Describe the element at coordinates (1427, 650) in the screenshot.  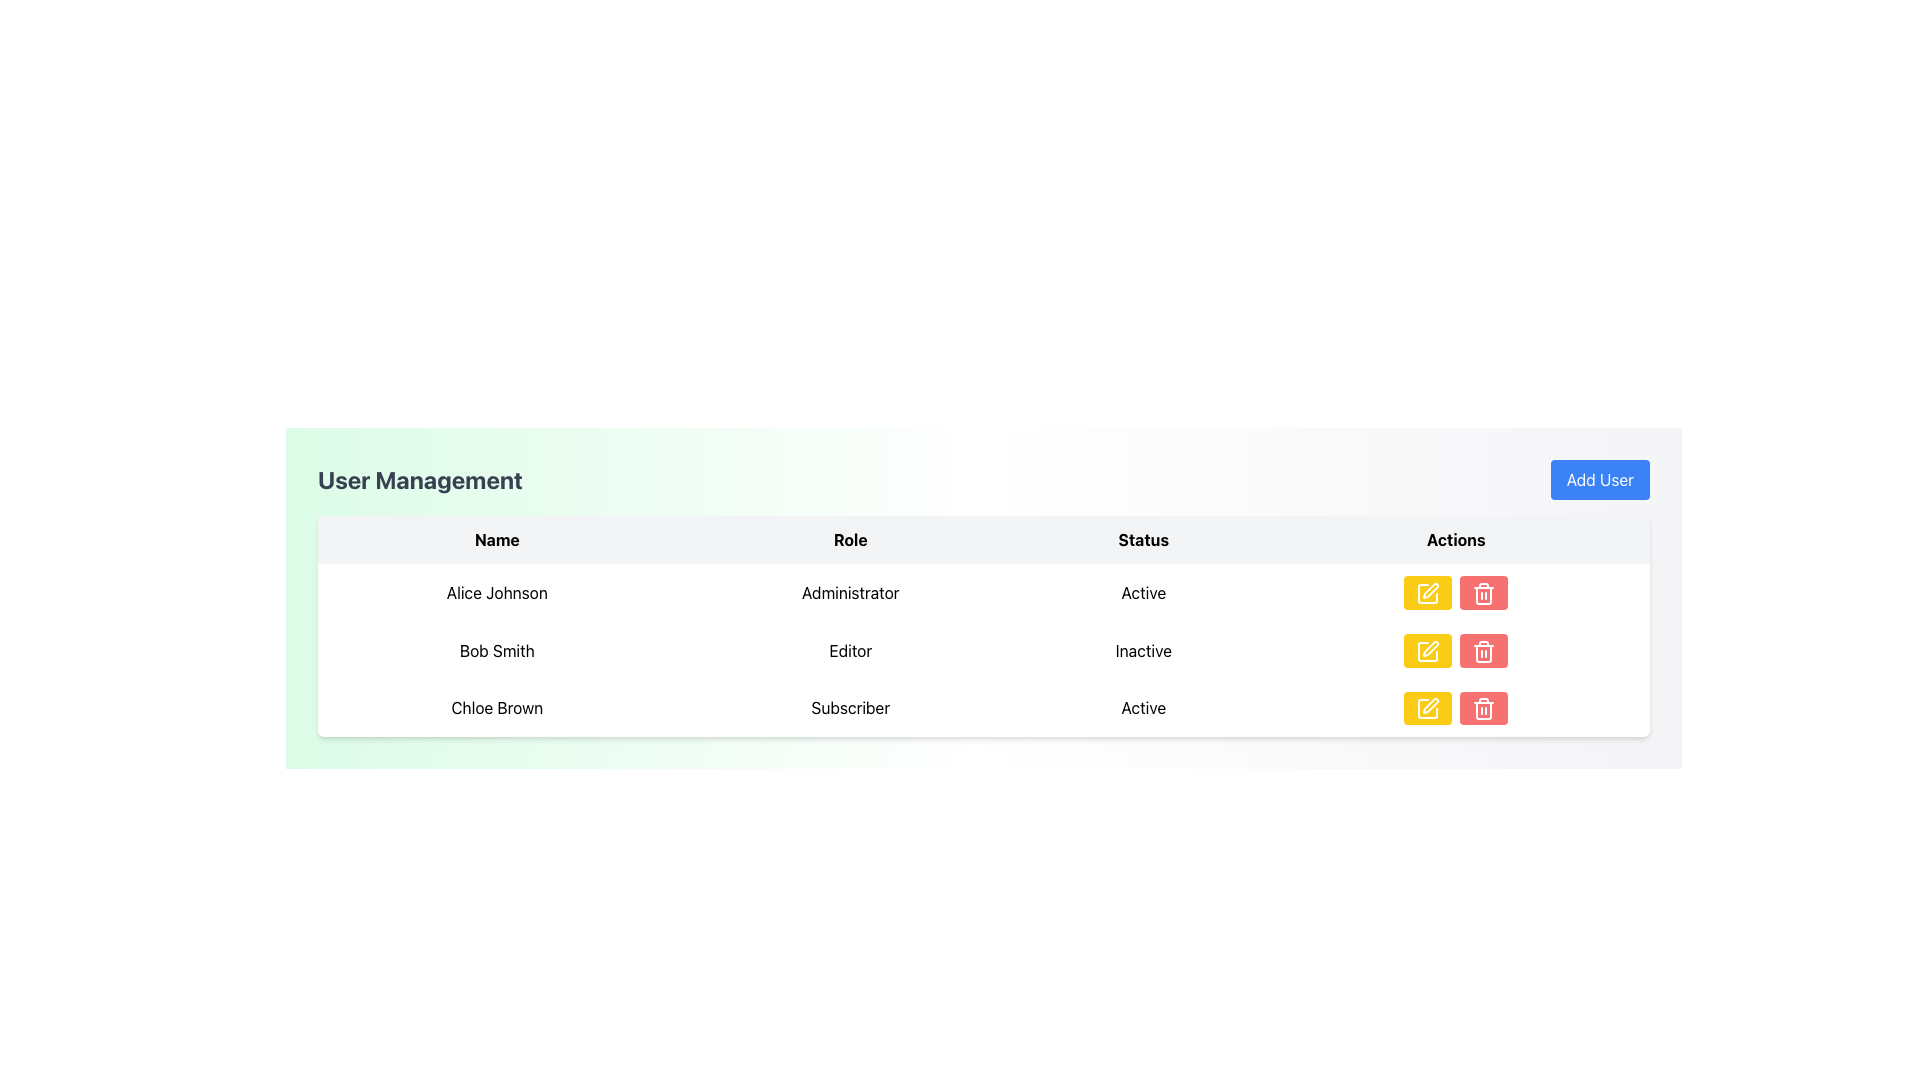
I see `the yellow rounded button with a pencil icon located in the 'Actions' column, specifically the second button for 'Bob Smith'` at that location.